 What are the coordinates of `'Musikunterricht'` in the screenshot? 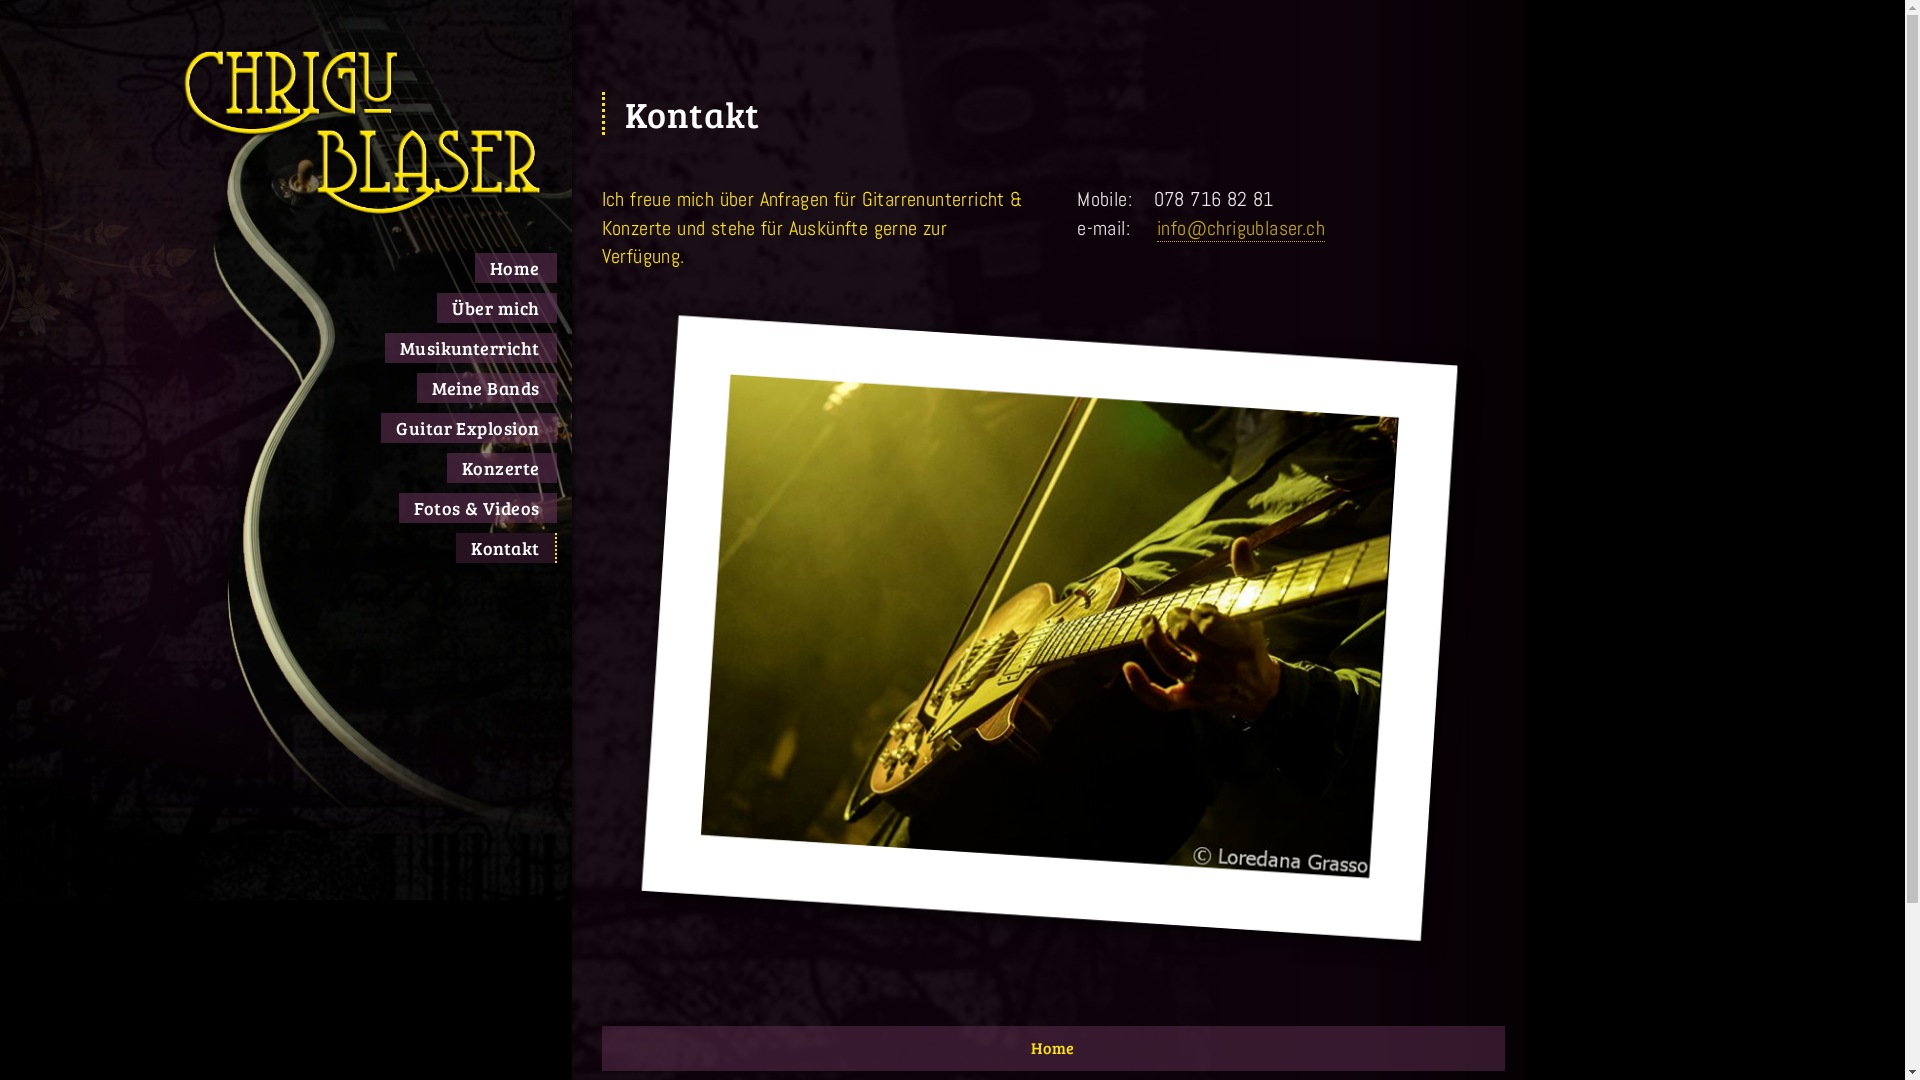 It's located at (469, 346).